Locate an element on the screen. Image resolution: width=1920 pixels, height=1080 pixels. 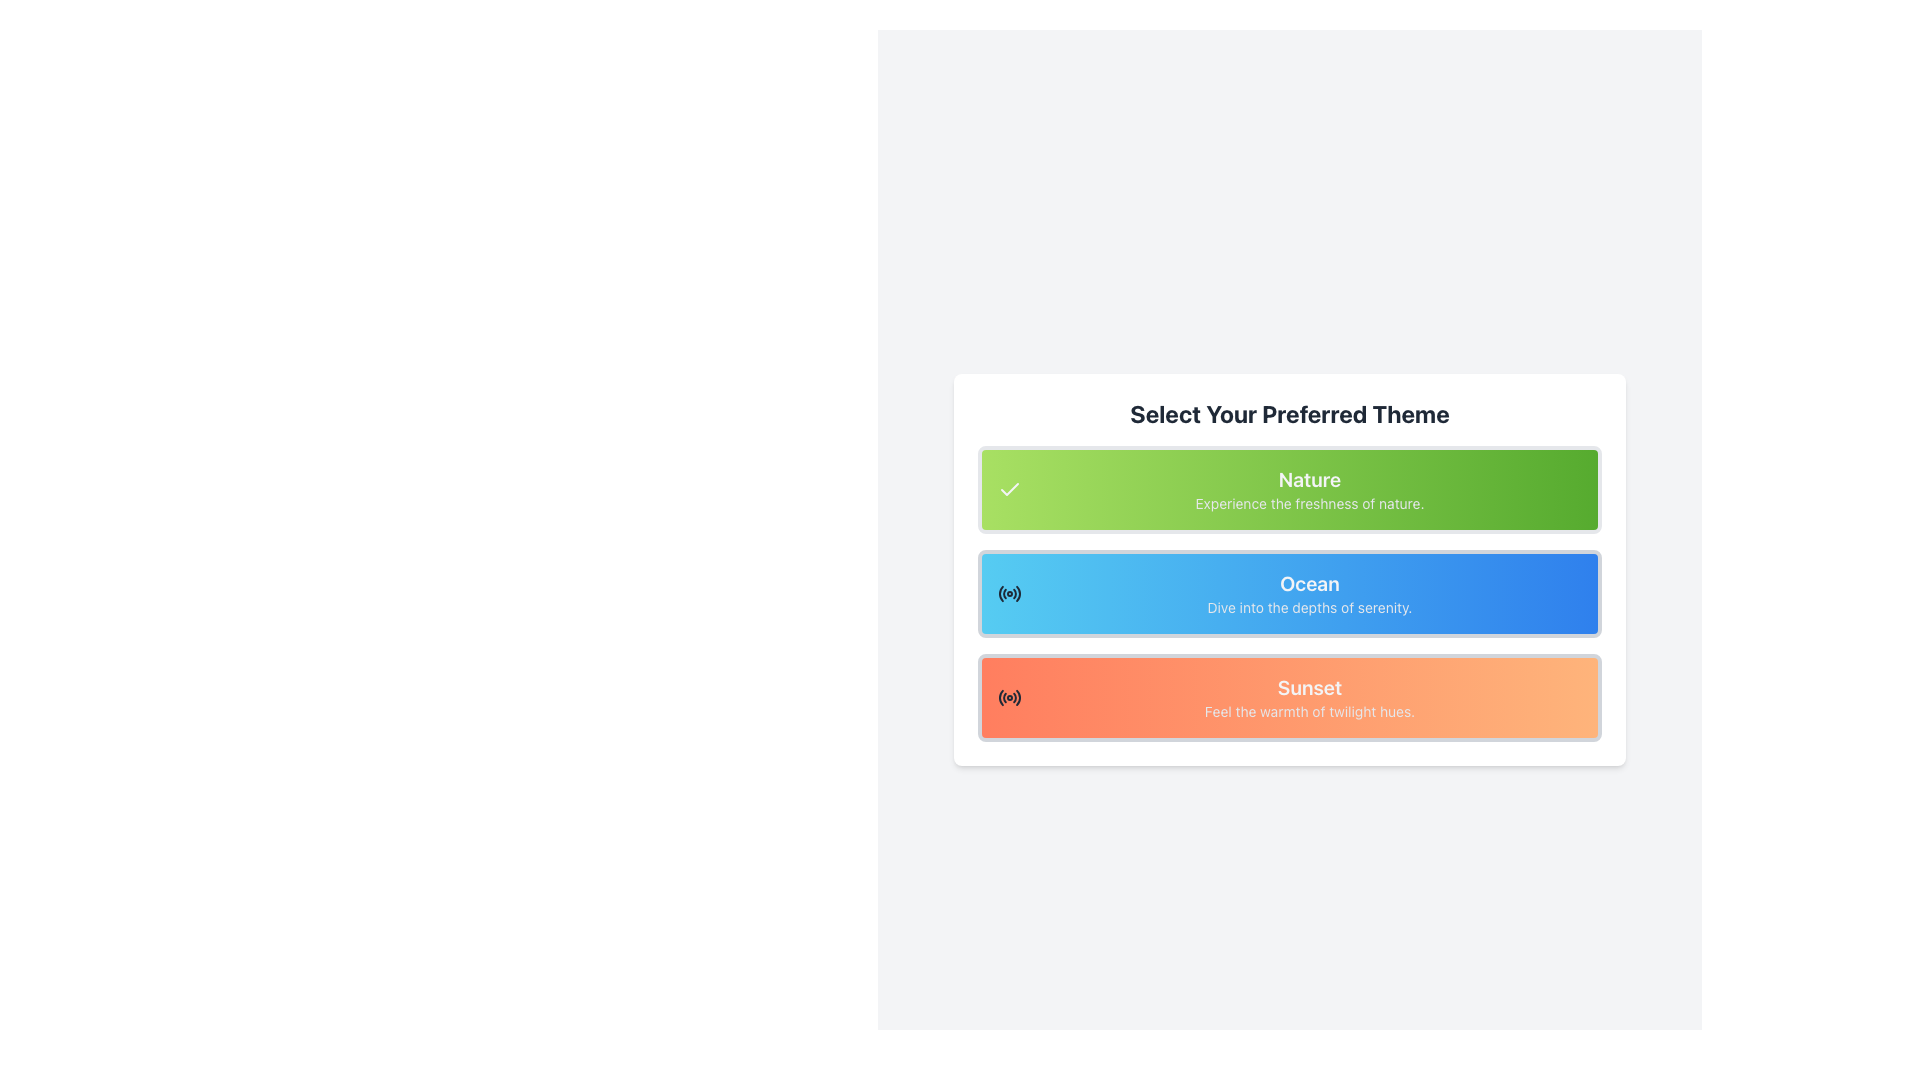
the text label displaying 'Feel the warmth of twilight hues.' located beneath the 'Sunset' button with an orange gradient background is located at coordinates (1310, 711).